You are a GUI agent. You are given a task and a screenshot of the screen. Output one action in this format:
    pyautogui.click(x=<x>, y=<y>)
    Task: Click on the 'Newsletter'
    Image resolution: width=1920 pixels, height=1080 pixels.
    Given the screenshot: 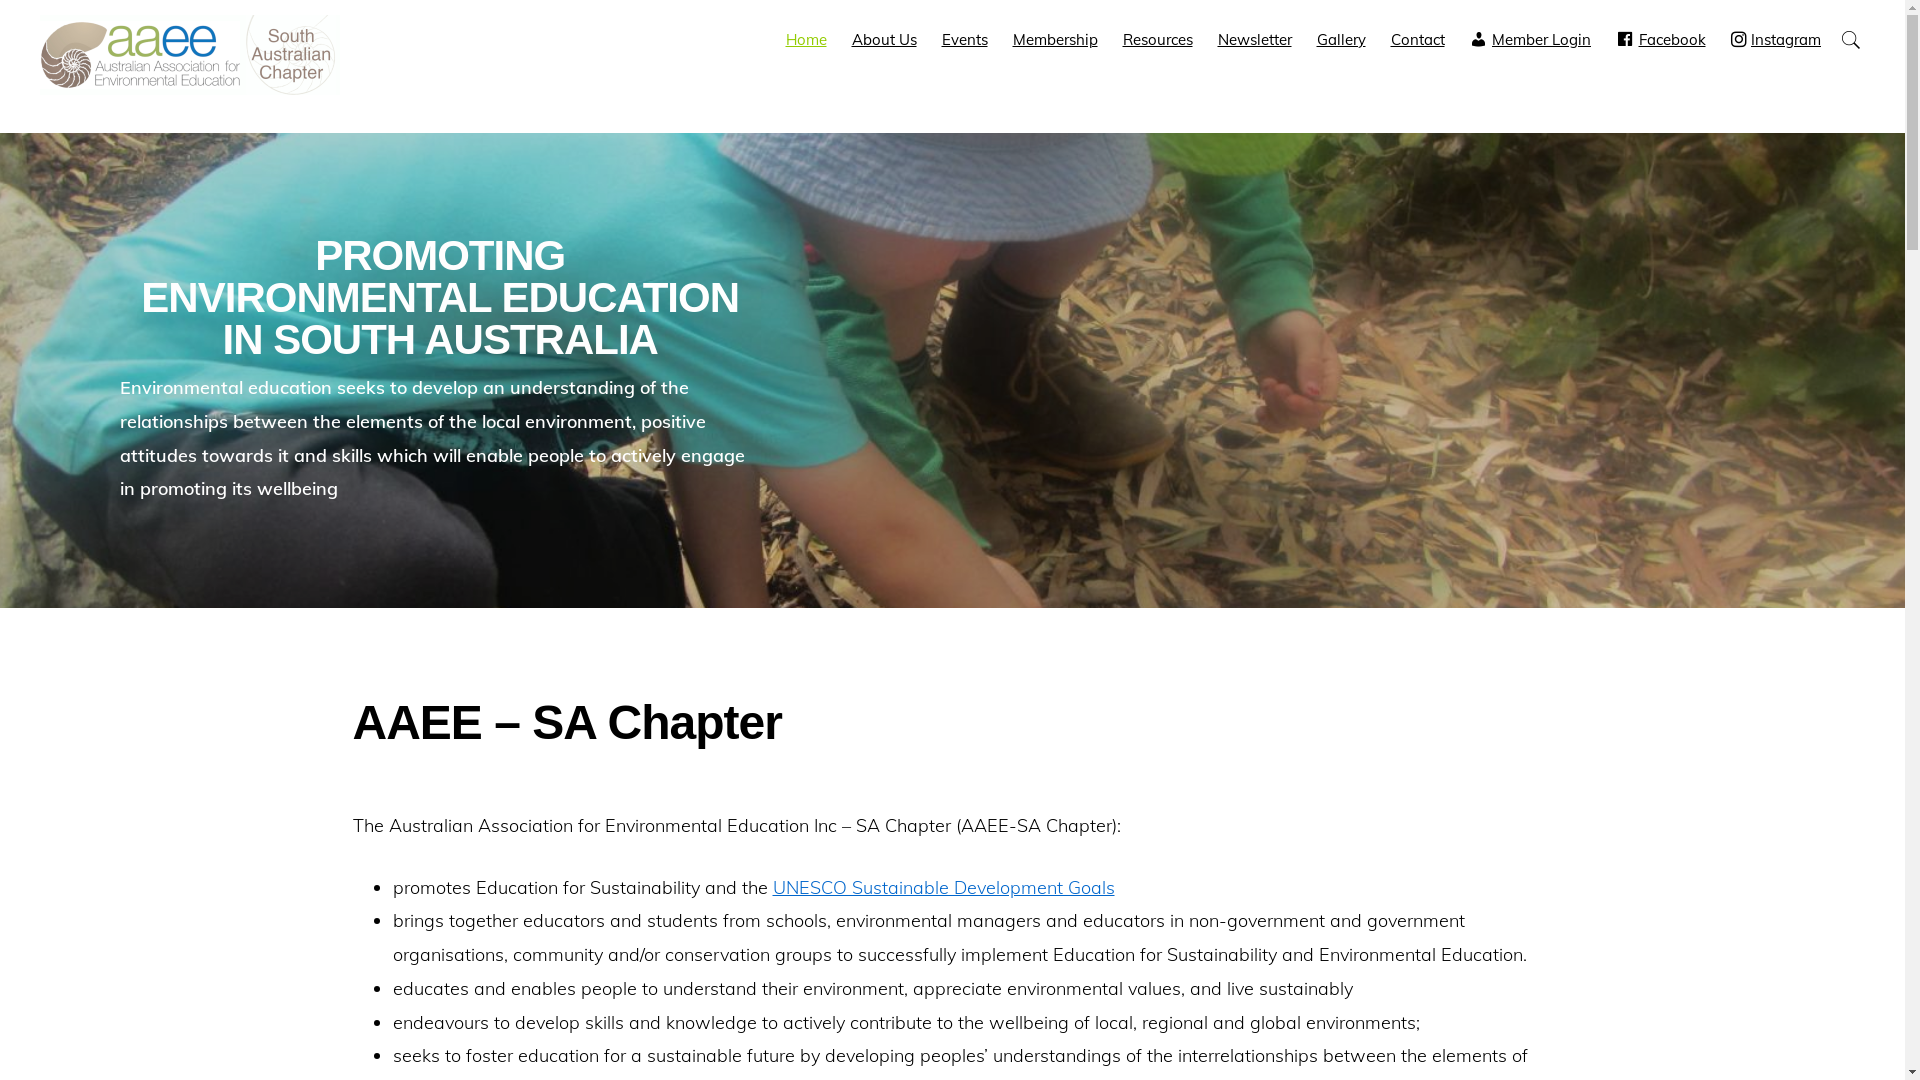 What is the action you would take?
    pyautogui.click(x=1207, y=39)
    